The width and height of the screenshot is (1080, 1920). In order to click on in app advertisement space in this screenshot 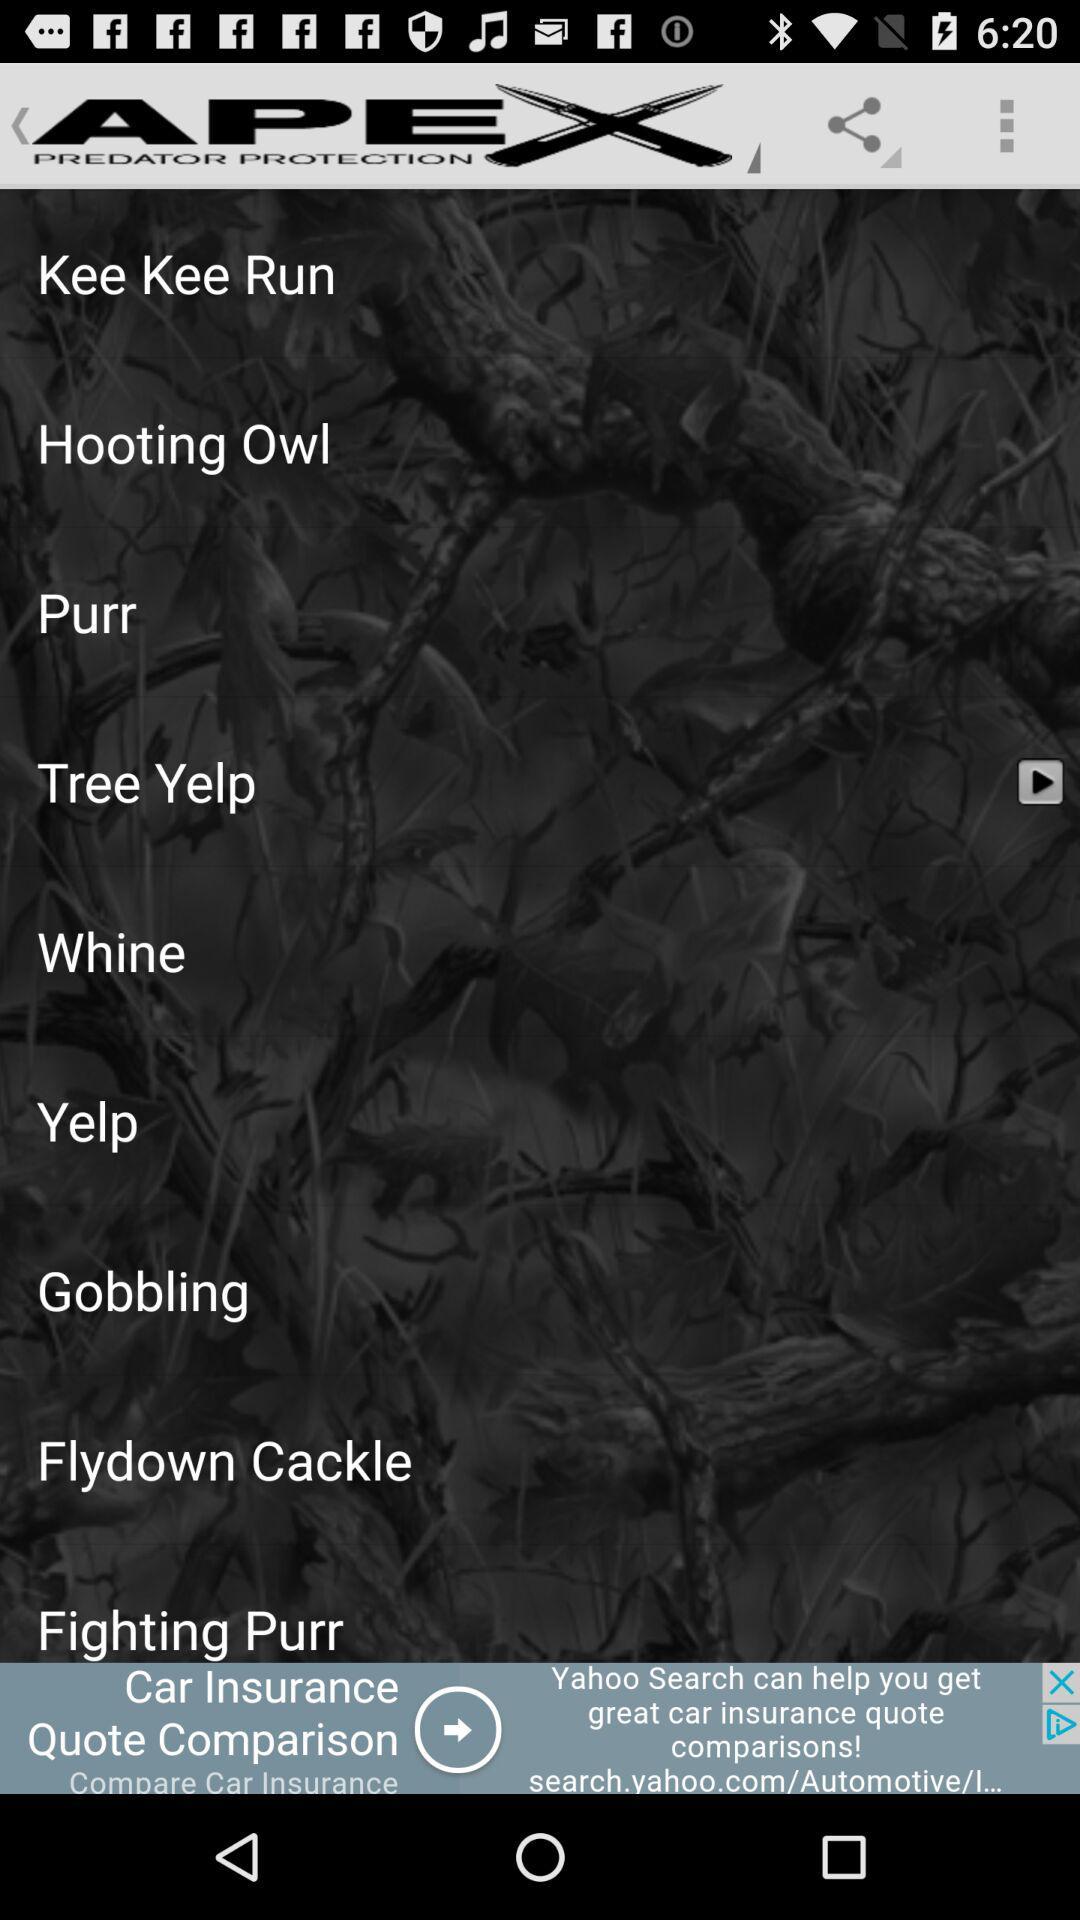, I will do `click(540, 1727)`.